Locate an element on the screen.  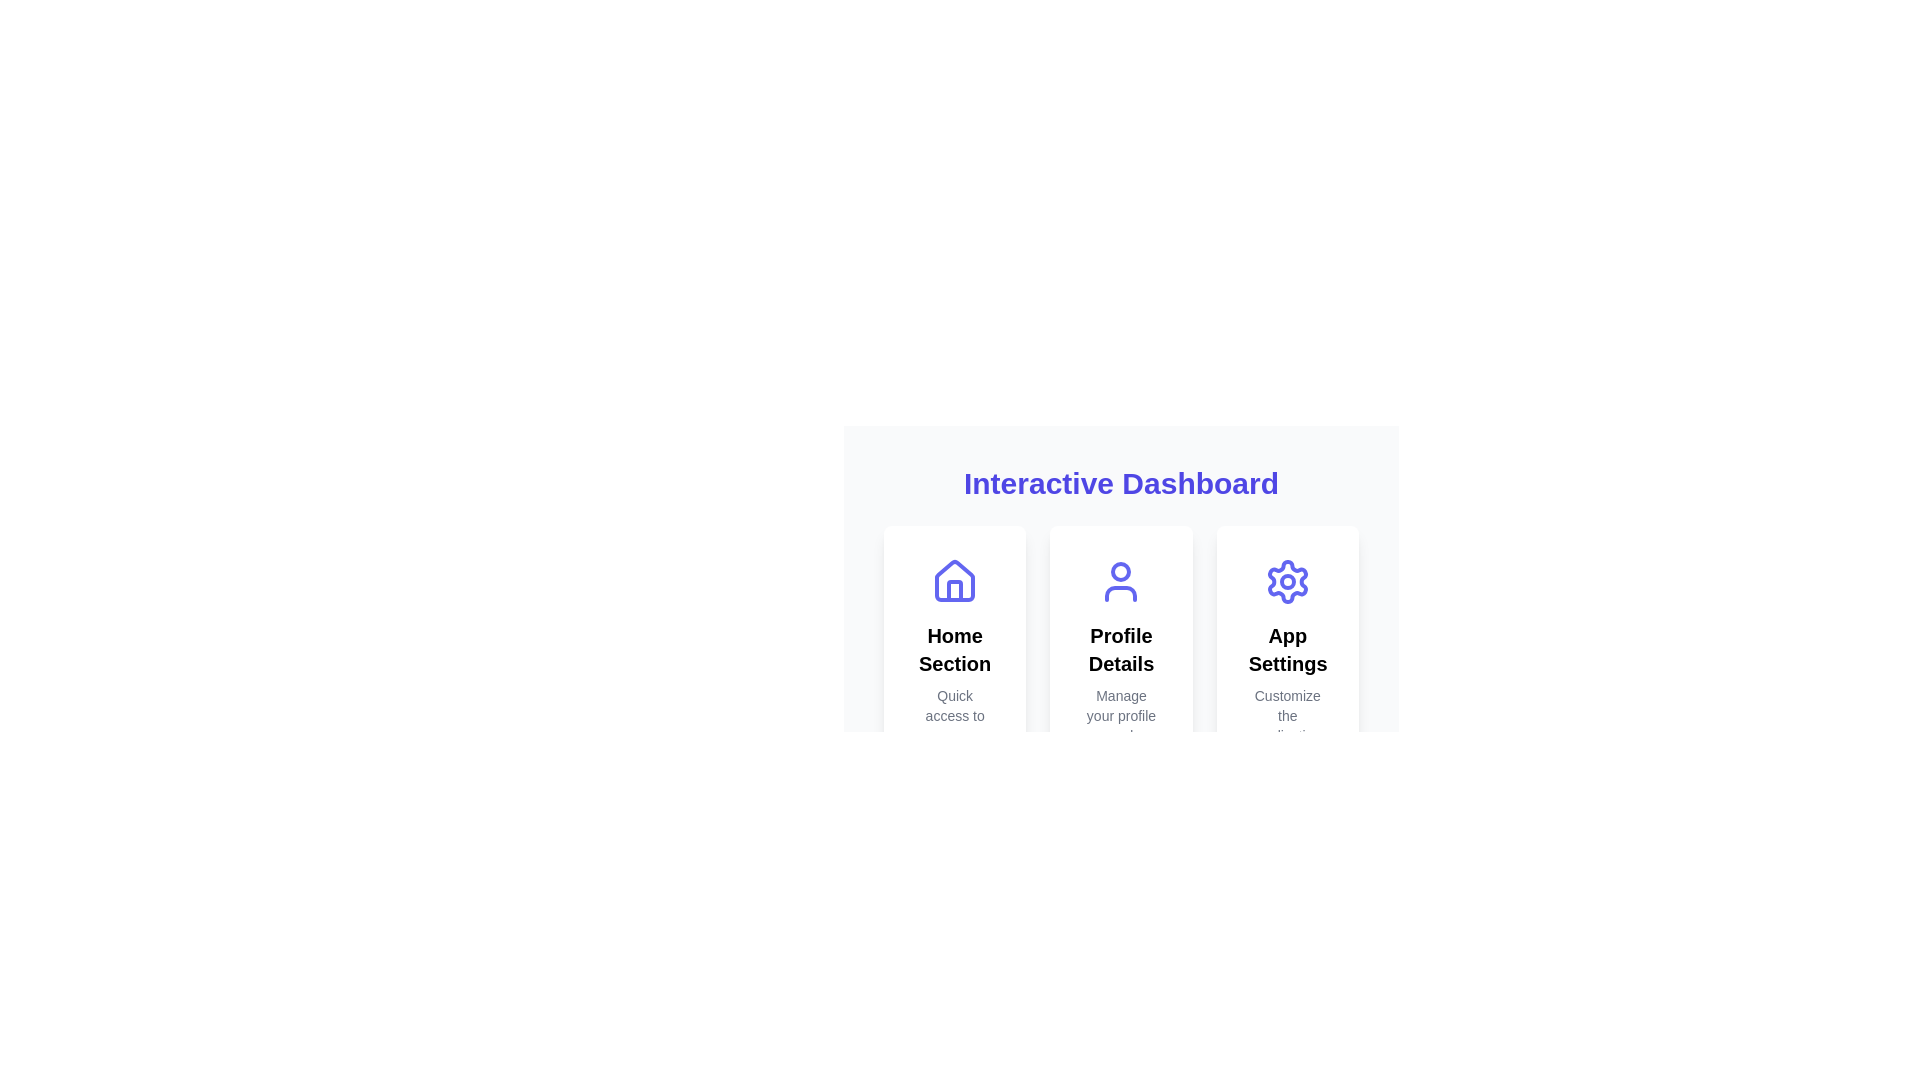
the circular gear icon representing settings, which is centrally positioned at the top section of the 'App Settings' card is located at coordinates (1287, 582).